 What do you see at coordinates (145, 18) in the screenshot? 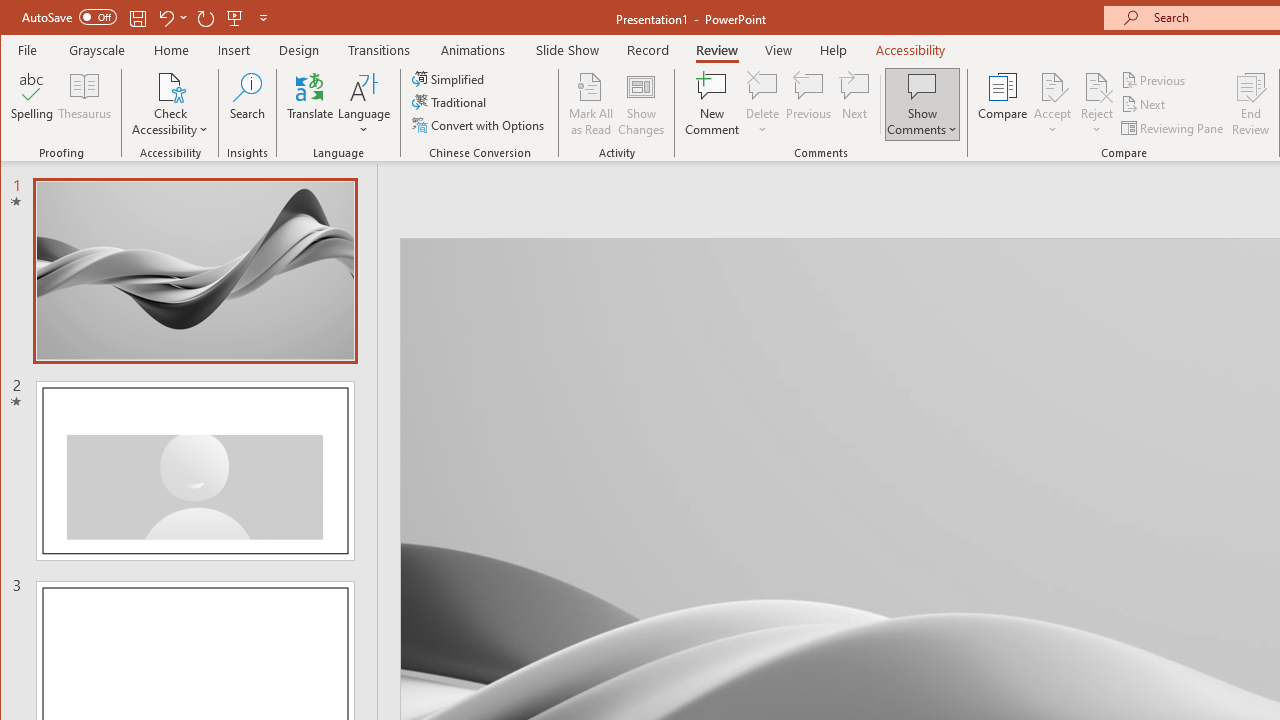
I see `'Quick Access Toolbar'` at bounding box center [145, 18].